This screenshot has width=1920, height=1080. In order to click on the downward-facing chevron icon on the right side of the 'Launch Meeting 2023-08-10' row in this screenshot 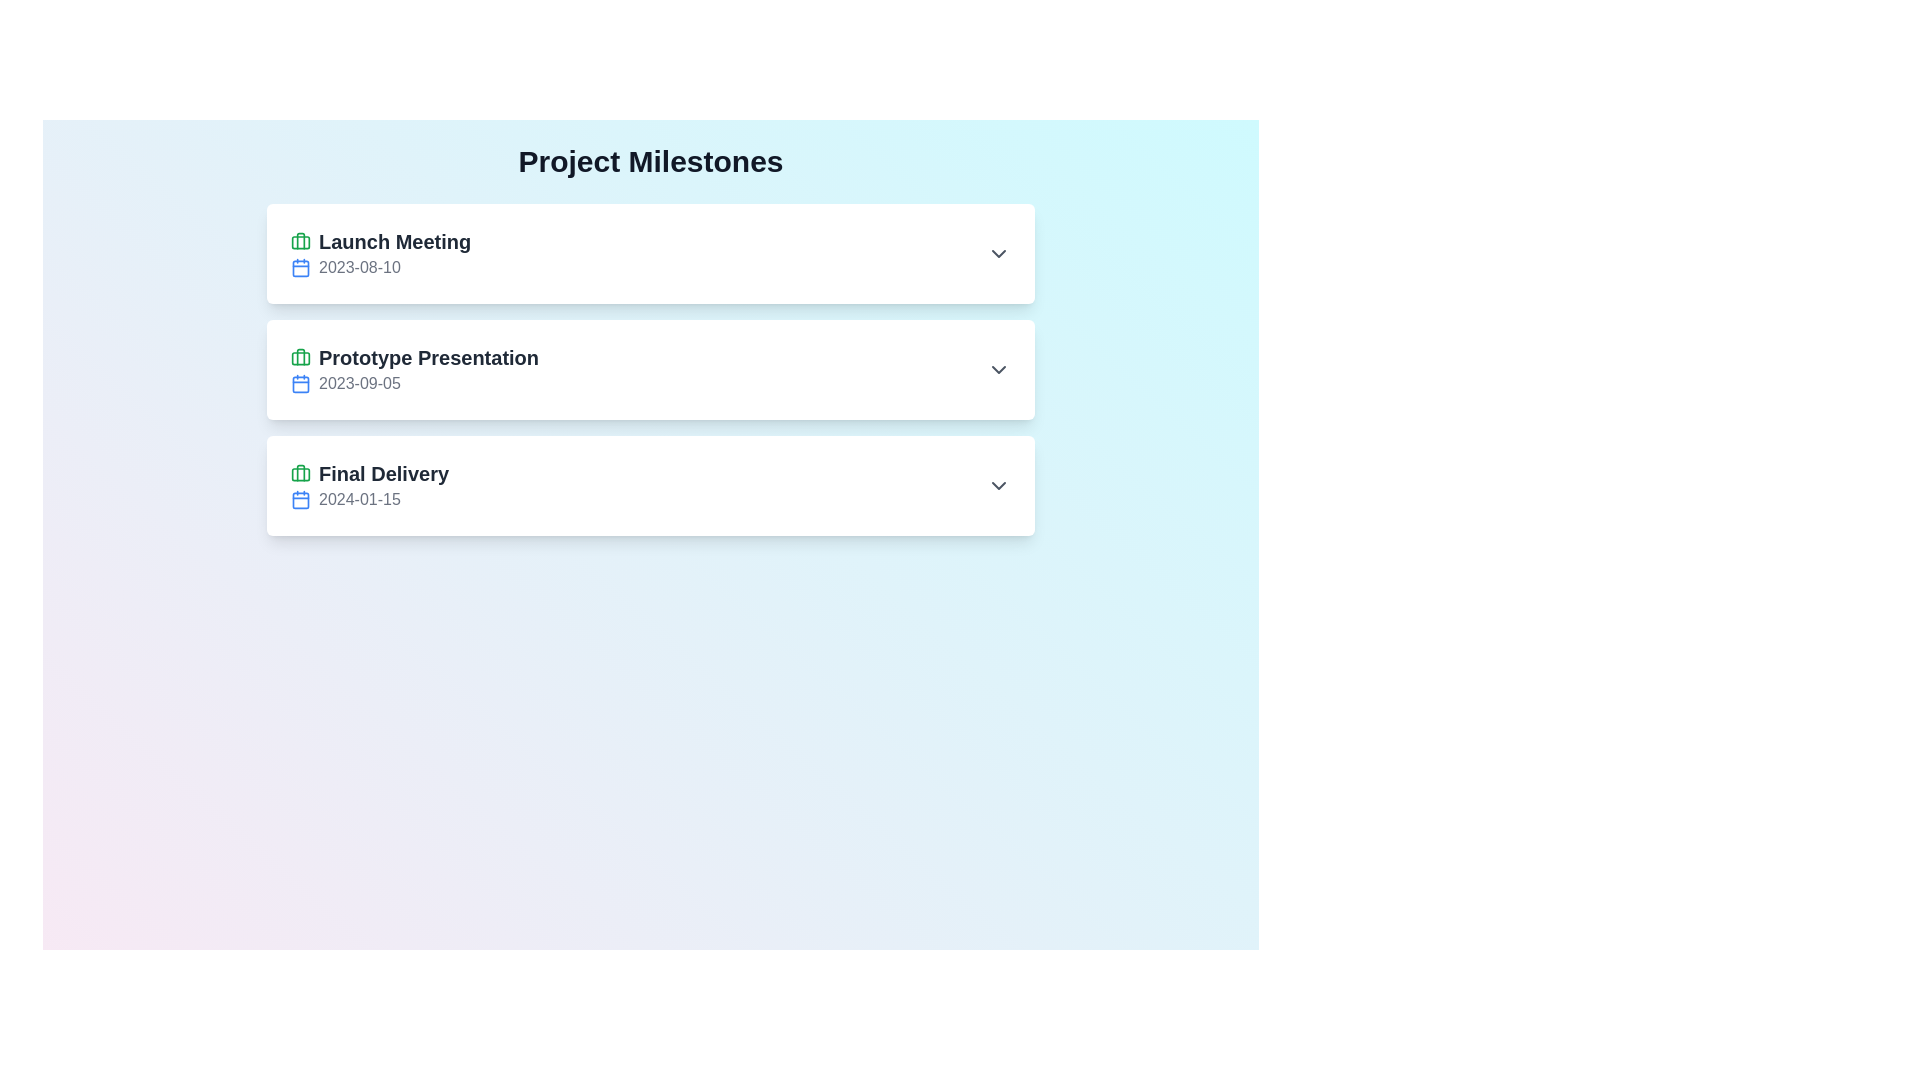, I will do `click(998, 253)`.